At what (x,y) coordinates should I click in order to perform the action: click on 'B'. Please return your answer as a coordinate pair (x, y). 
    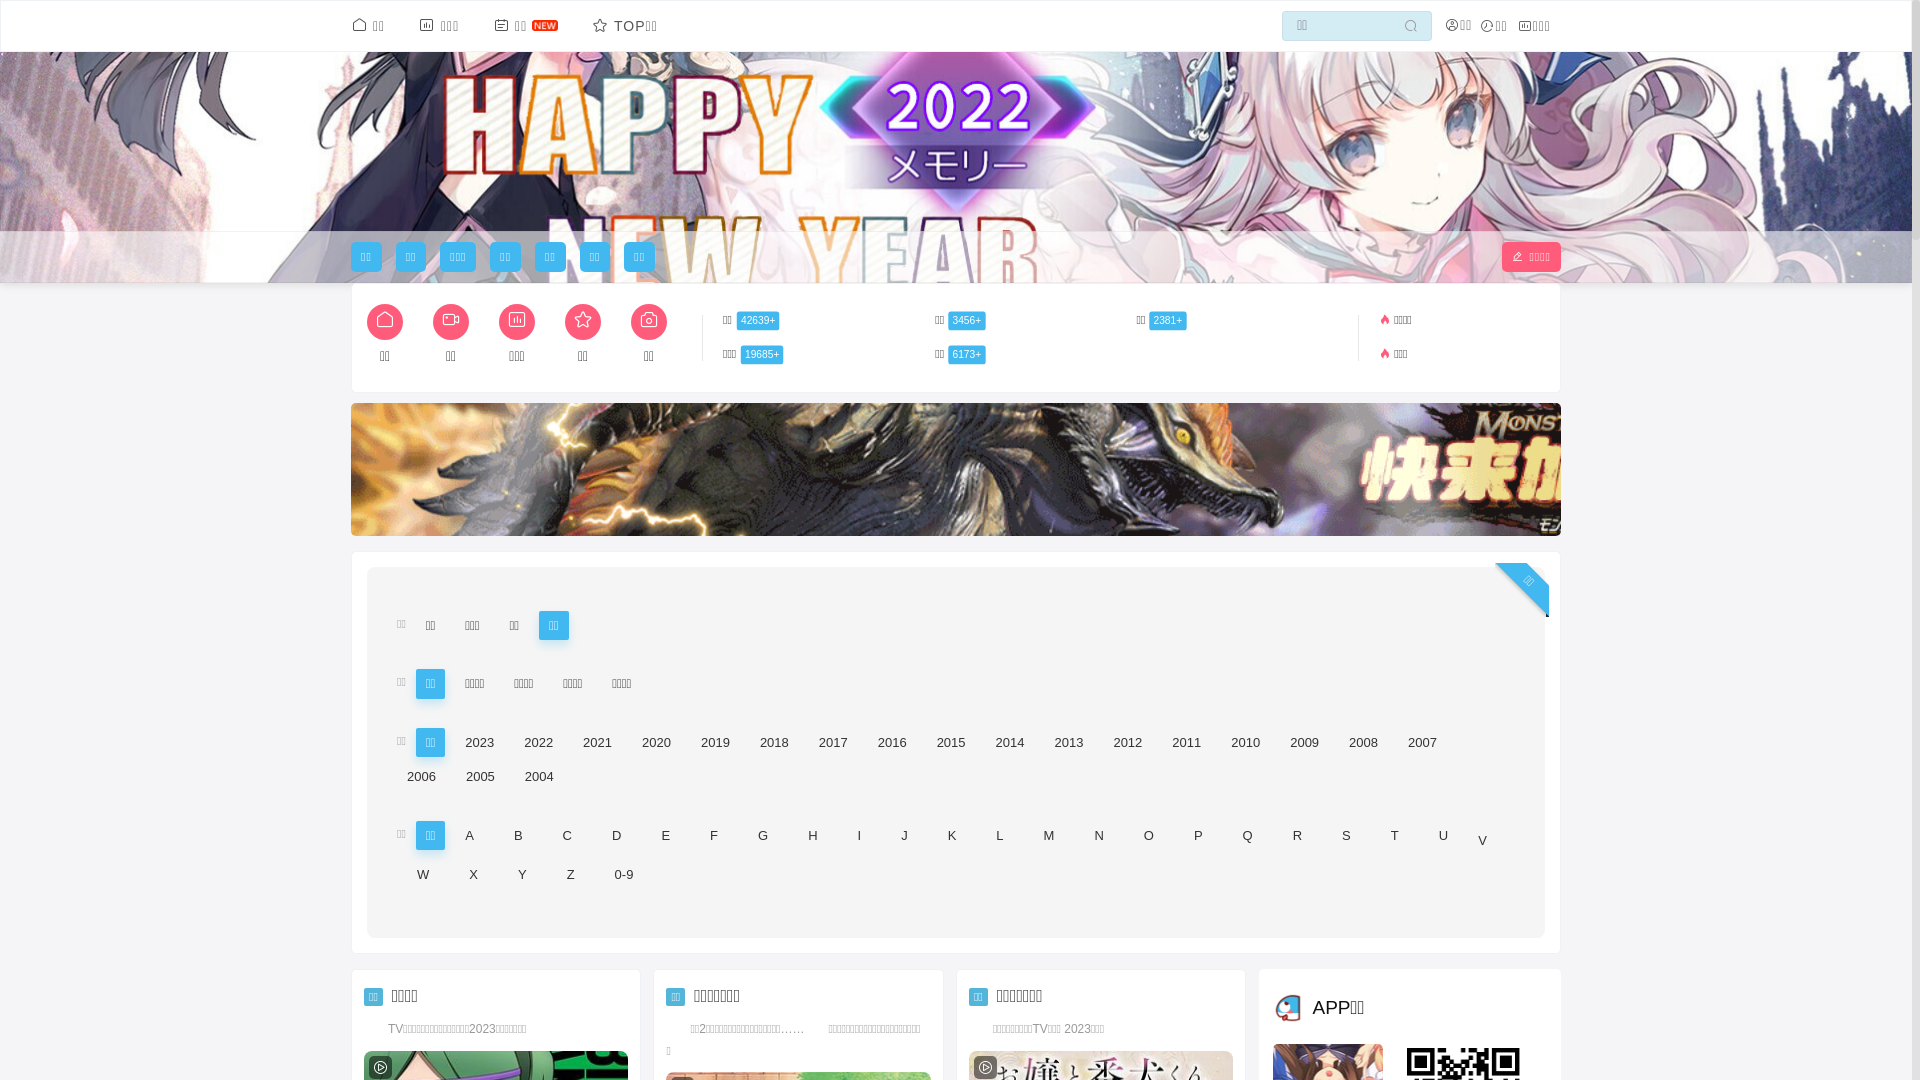
    Looking at the image, I should click on (504, 835).